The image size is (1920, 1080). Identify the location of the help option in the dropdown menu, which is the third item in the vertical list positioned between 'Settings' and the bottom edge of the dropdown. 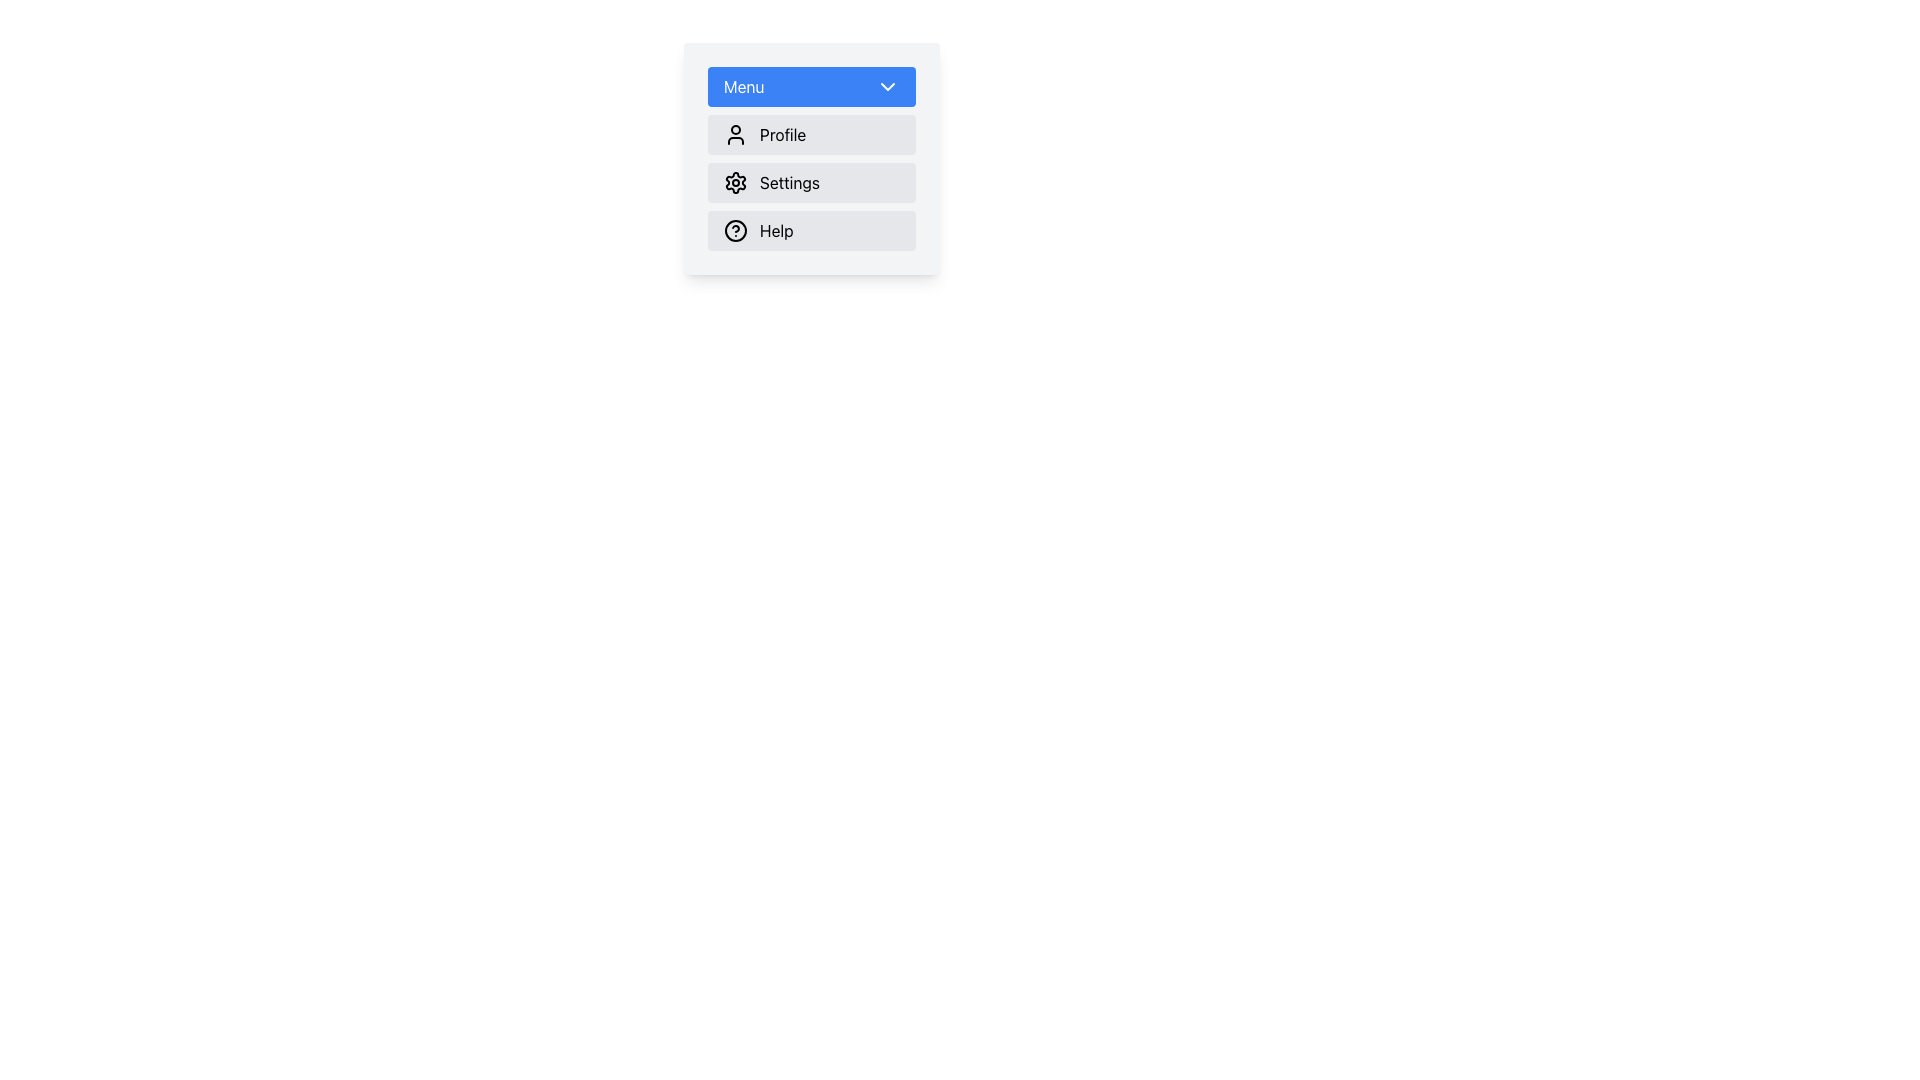
(811, 230).